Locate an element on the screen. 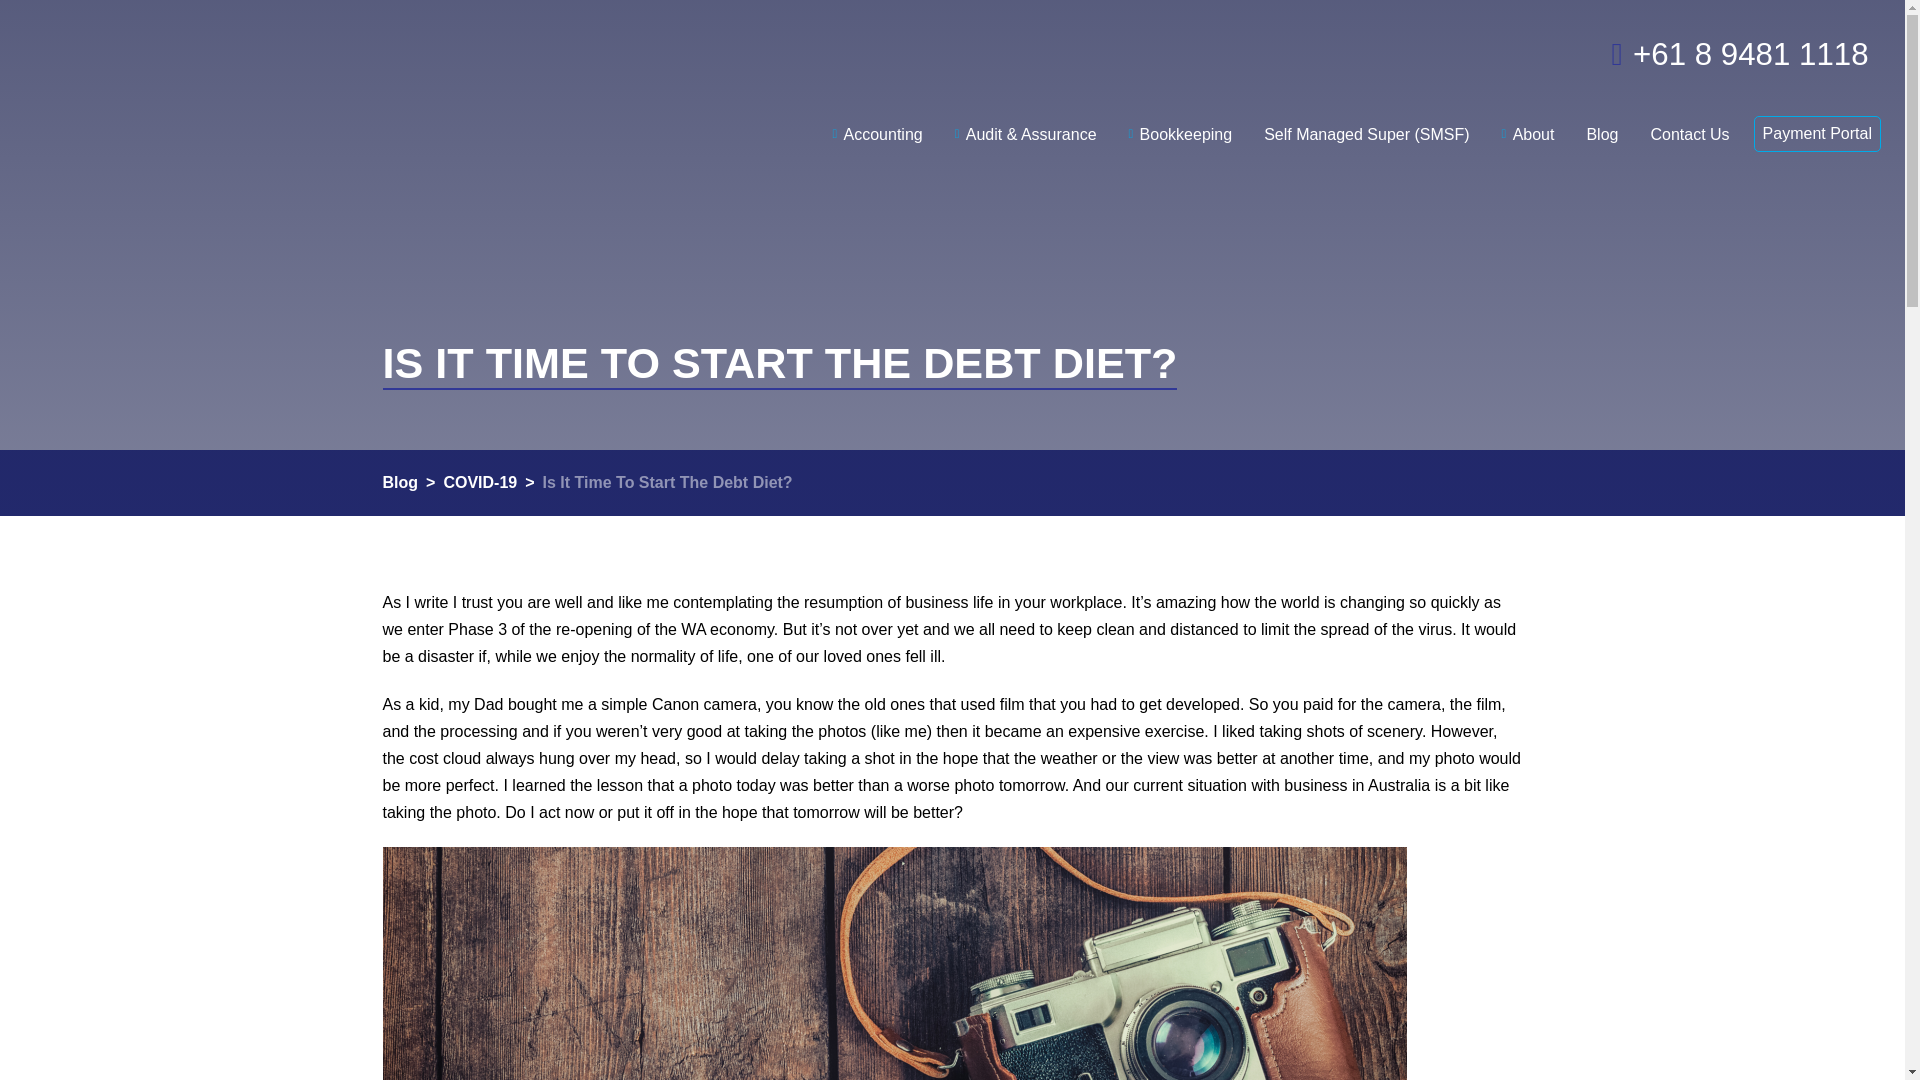 The height and width of the screenshot is (1080, 1920). 'COVID-19' is located at coordinates (480, 482).